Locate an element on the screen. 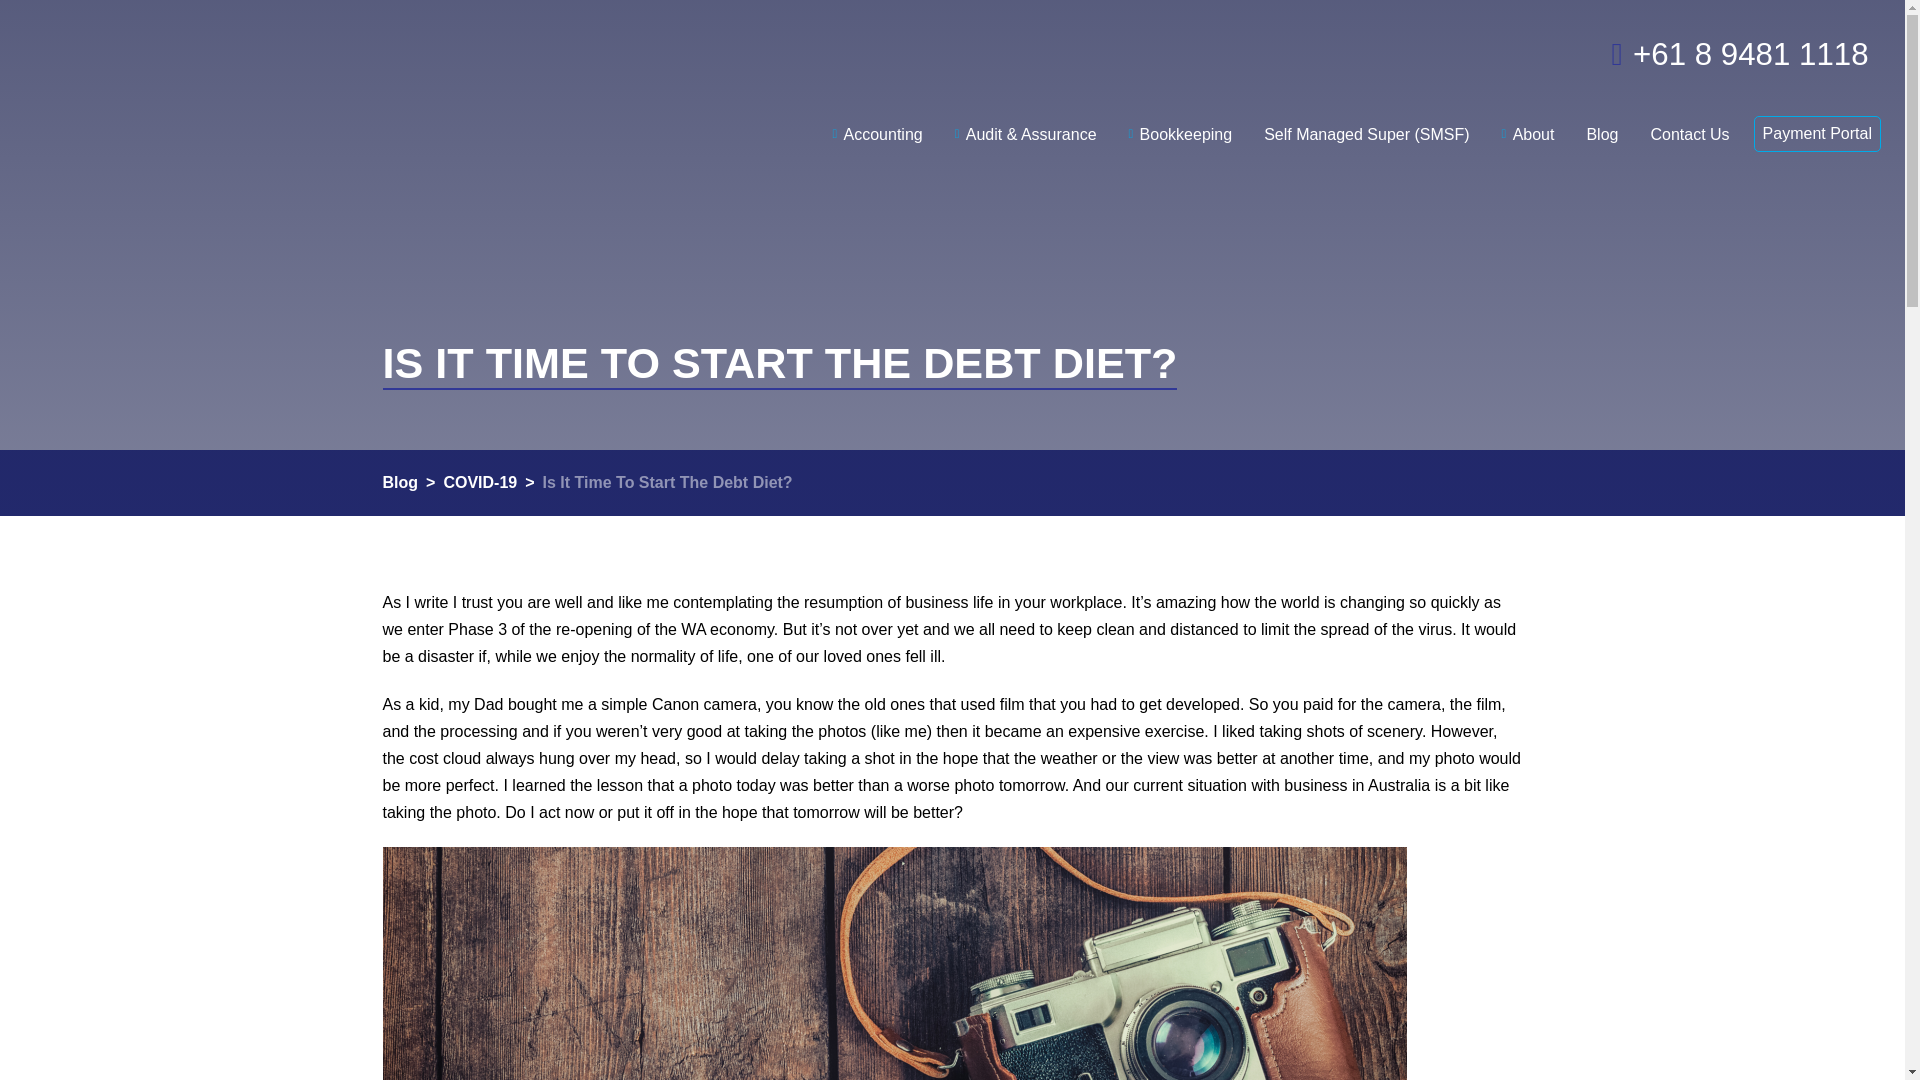 The height and width of the screenshot is (1080, 1920). 'COVID-19' is located at coordinates (480, 482).